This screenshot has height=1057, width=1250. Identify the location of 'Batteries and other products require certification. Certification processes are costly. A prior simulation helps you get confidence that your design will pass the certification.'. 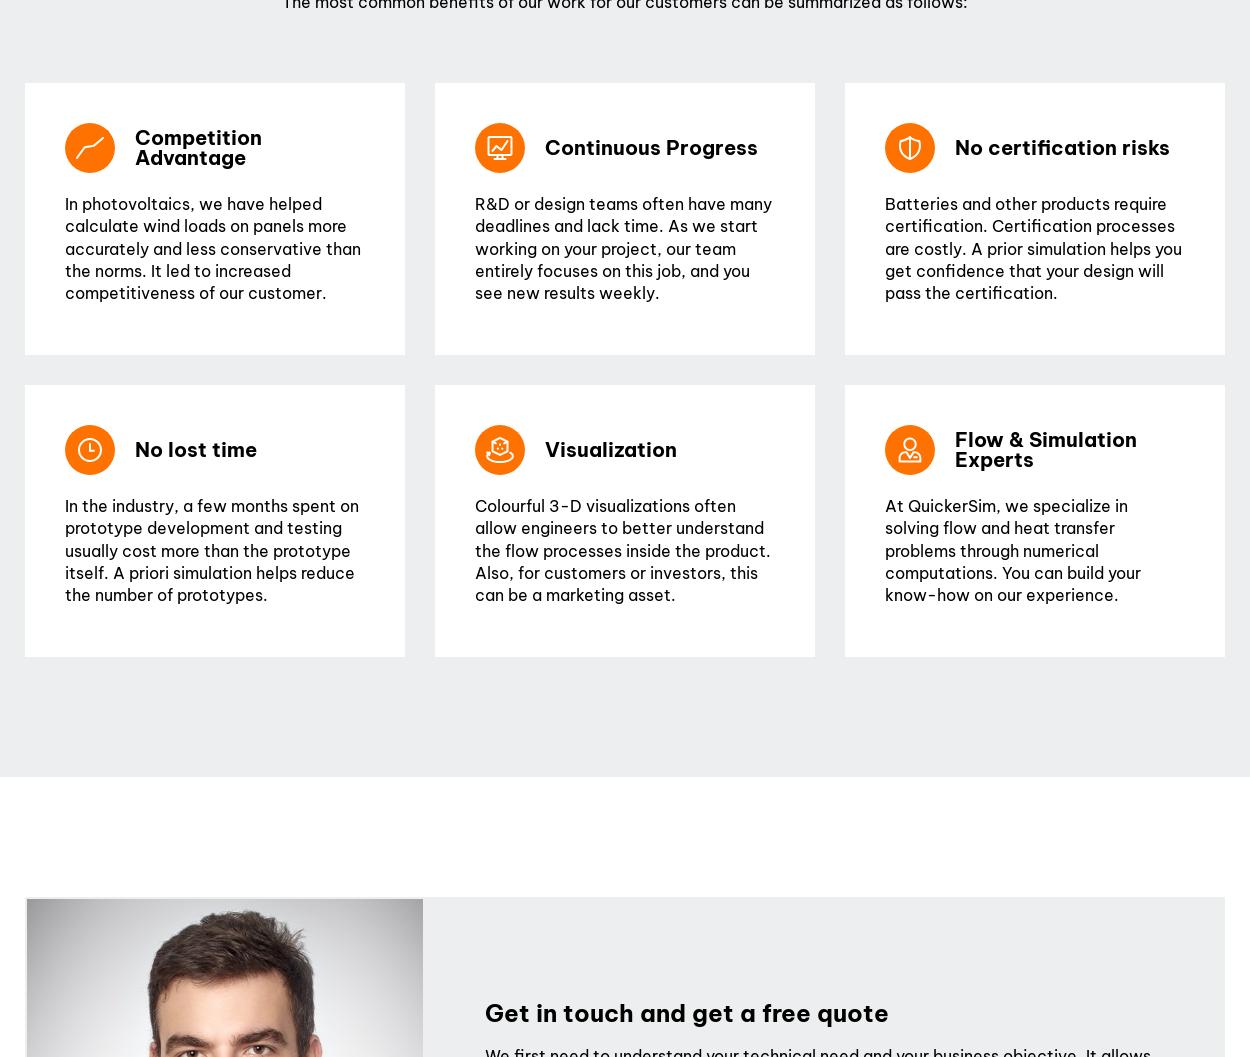
(1033, 246).